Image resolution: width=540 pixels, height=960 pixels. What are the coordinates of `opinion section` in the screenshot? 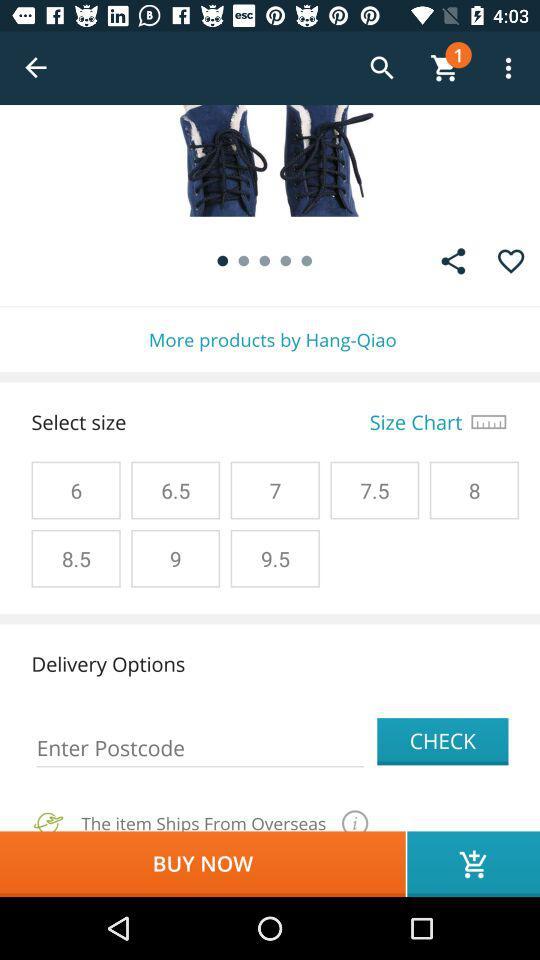 It's located at (453, 260).